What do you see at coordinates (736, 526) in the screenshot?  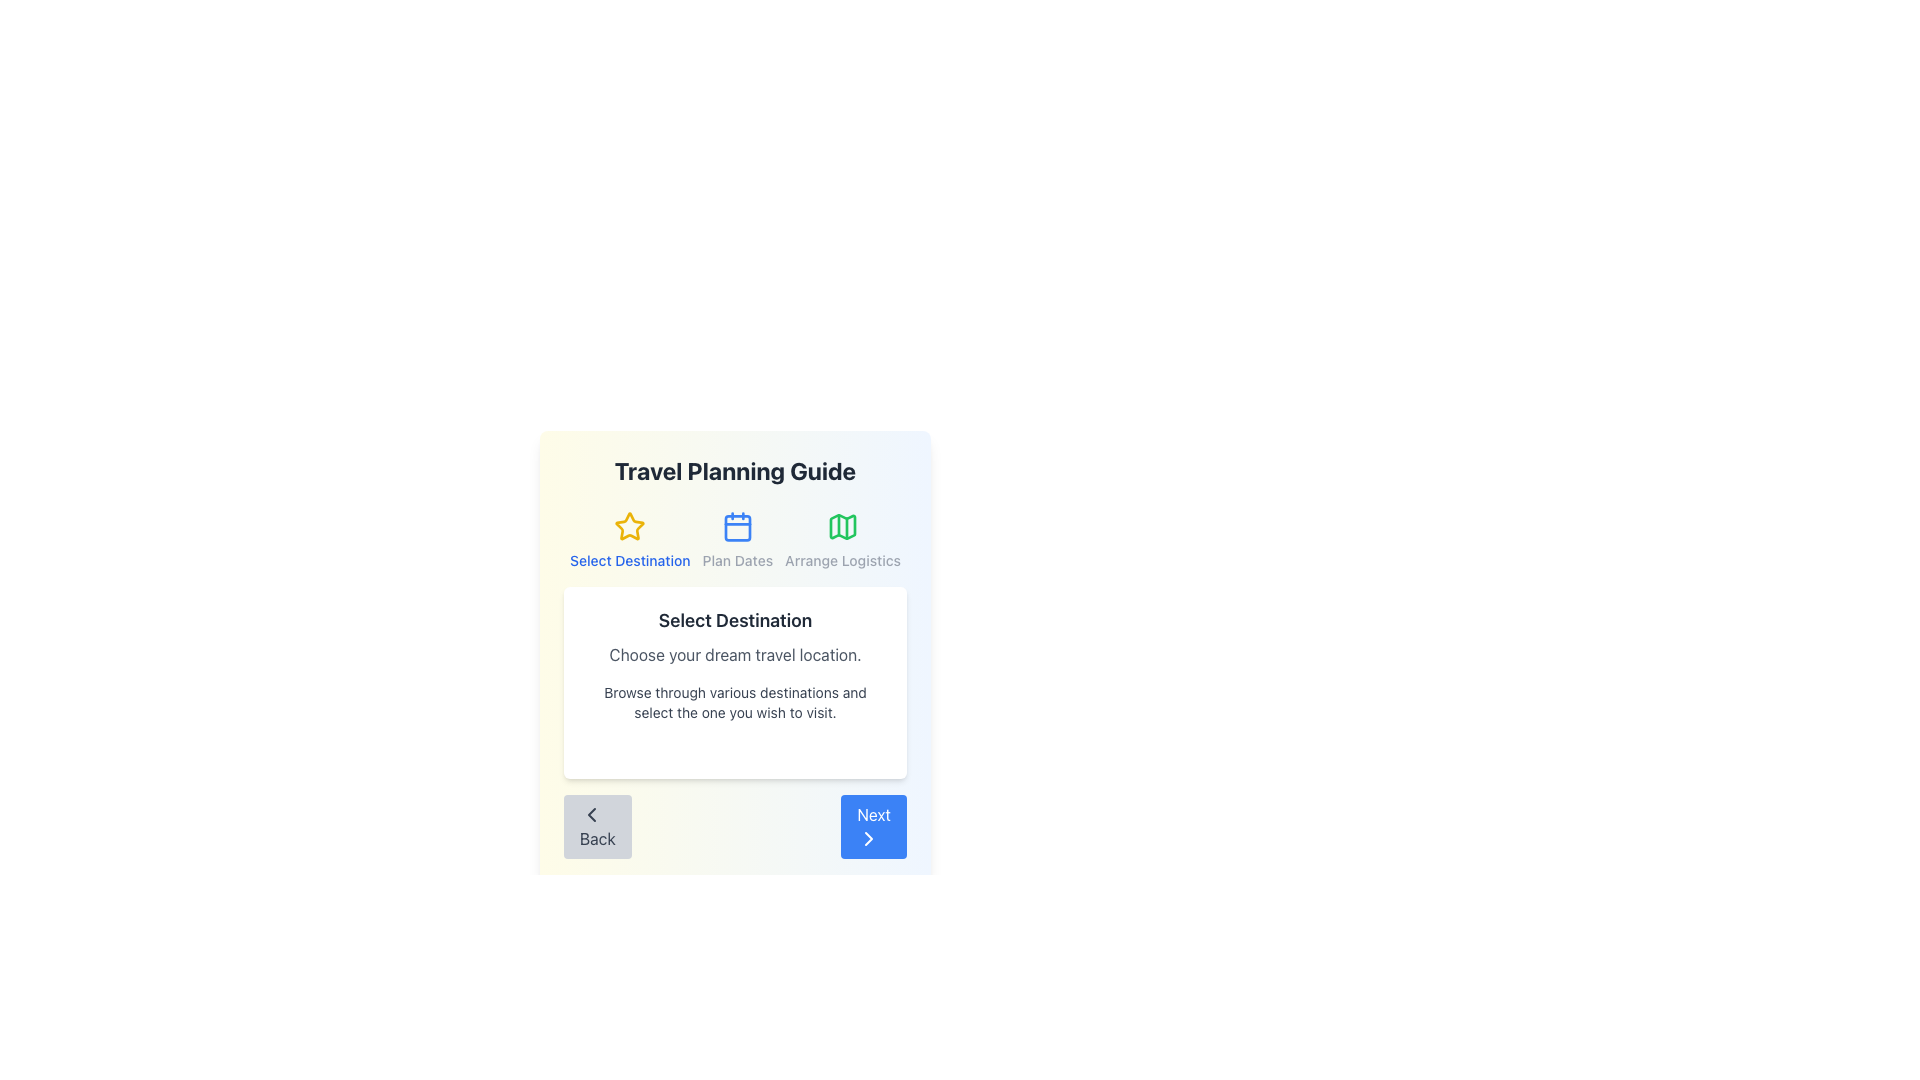 I see `the blue calendar icon button, which is the second icon from the left in the 'Plan Dates' navigation option` at bounding box center [736, 526].